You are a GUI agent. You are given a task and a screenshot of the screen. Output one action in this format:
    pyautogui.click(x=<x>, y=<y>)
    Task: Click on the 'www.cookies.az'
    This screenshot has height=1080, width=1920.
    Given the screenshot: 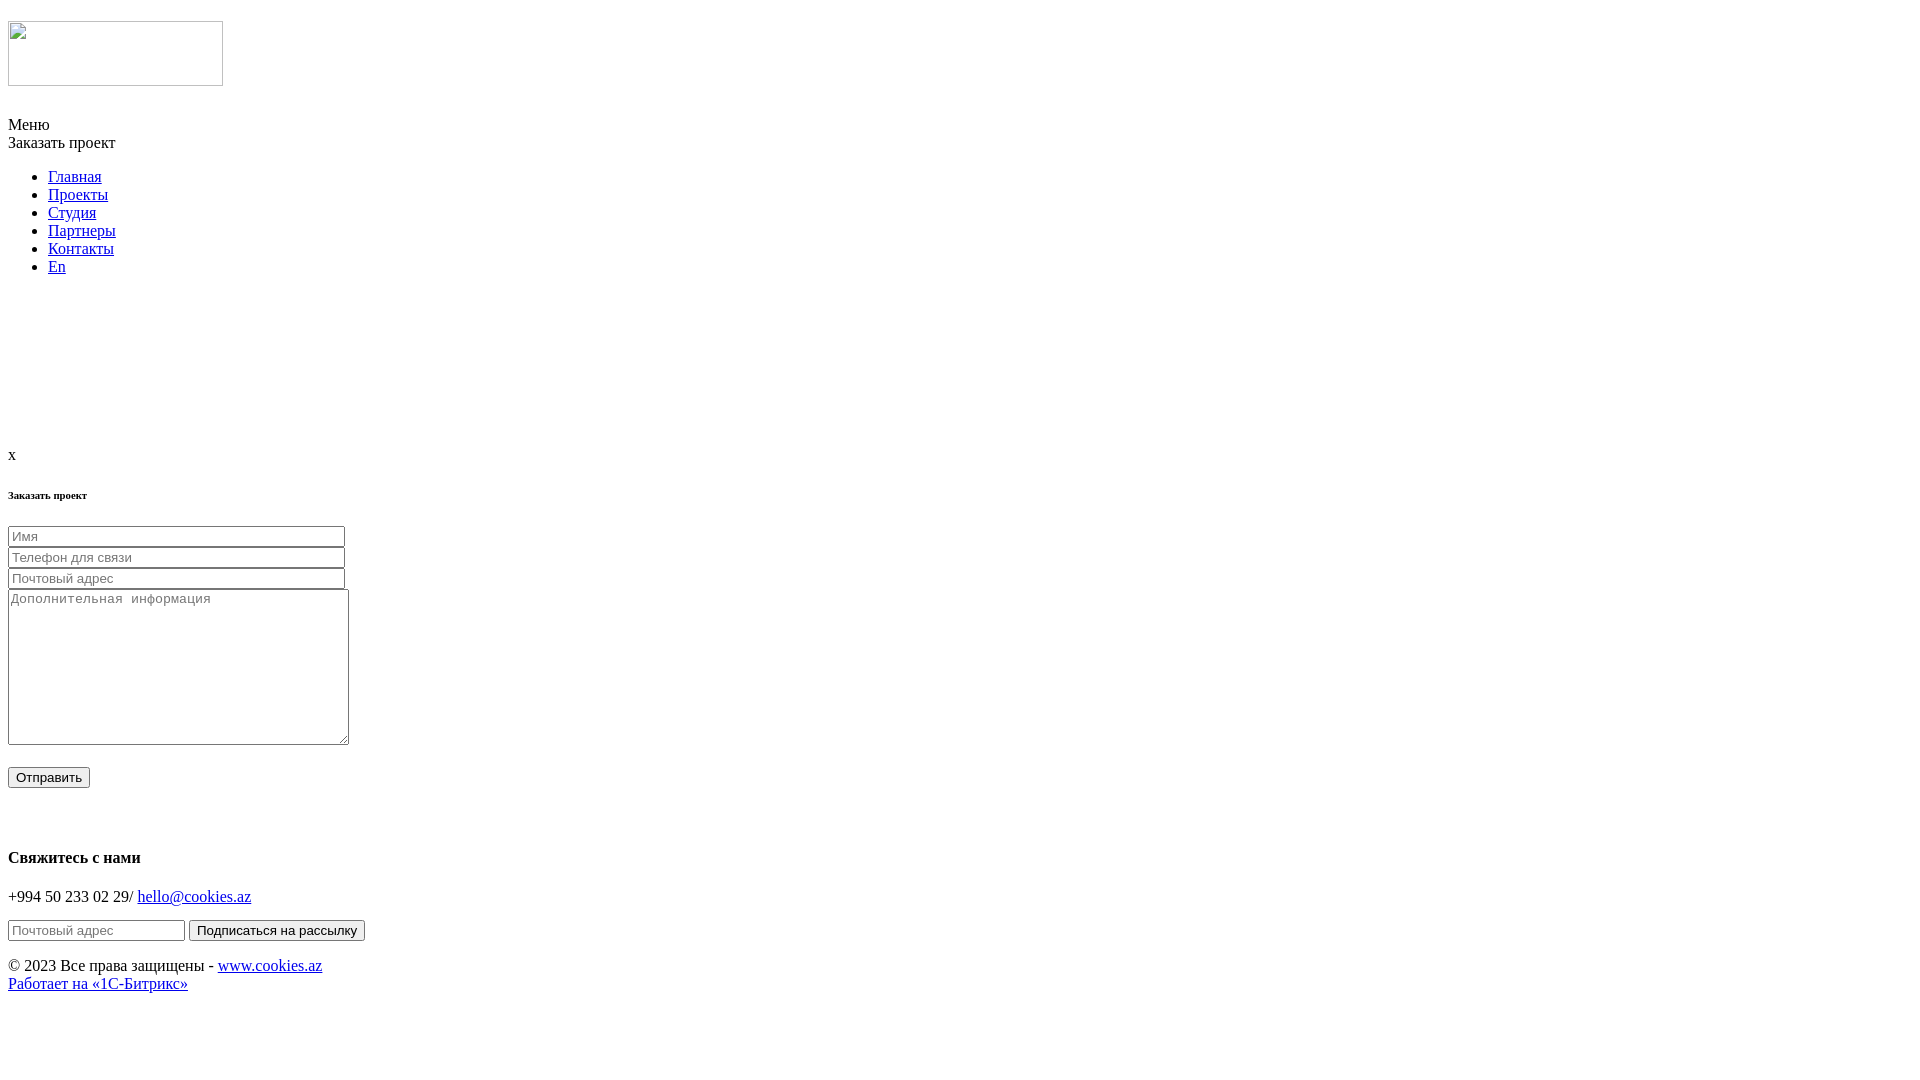 What is the action you would take?
    pyautogui.click(x=269, y=964)
    